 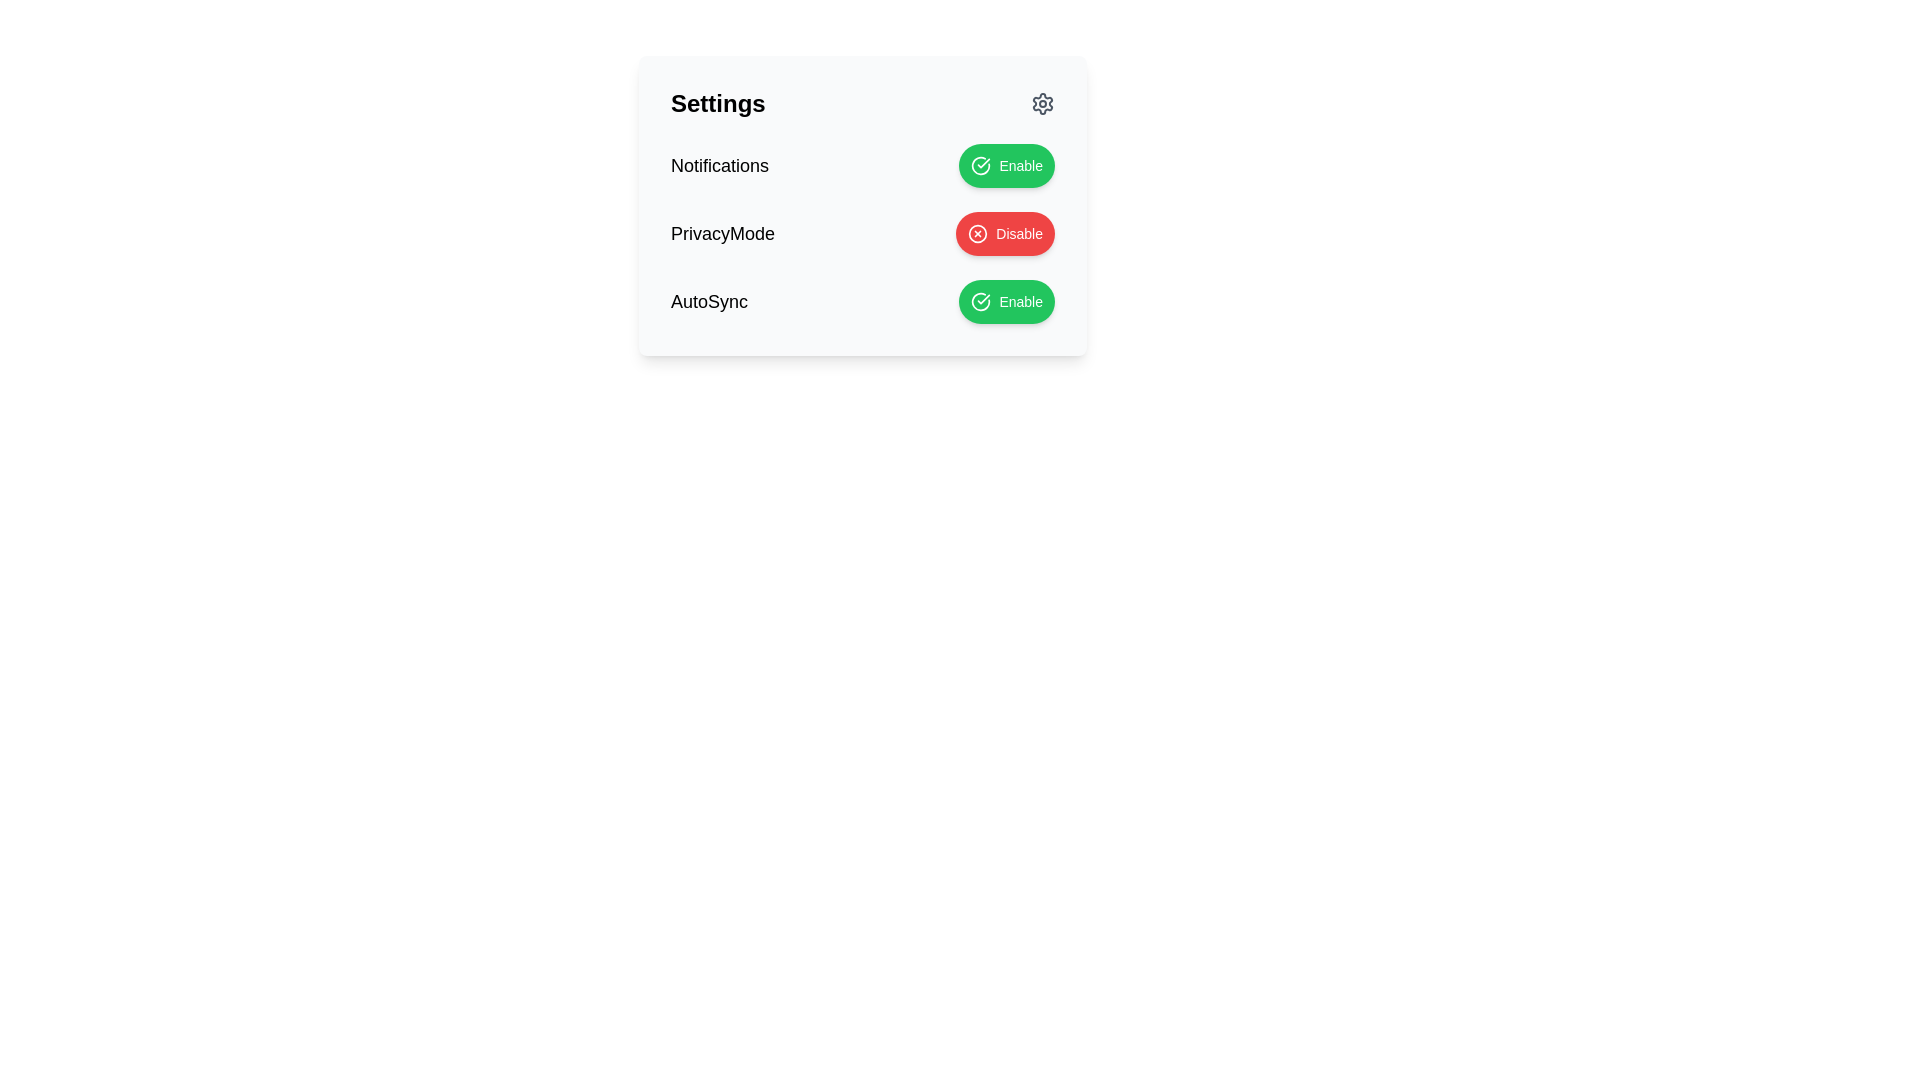 What do you see at coordinates (981, 164) in the screenshot?
I see `the green circle icon with a checkmark, which is part of the 'Enable' button in the Notifications settings row` at bounding box center [981, 164].